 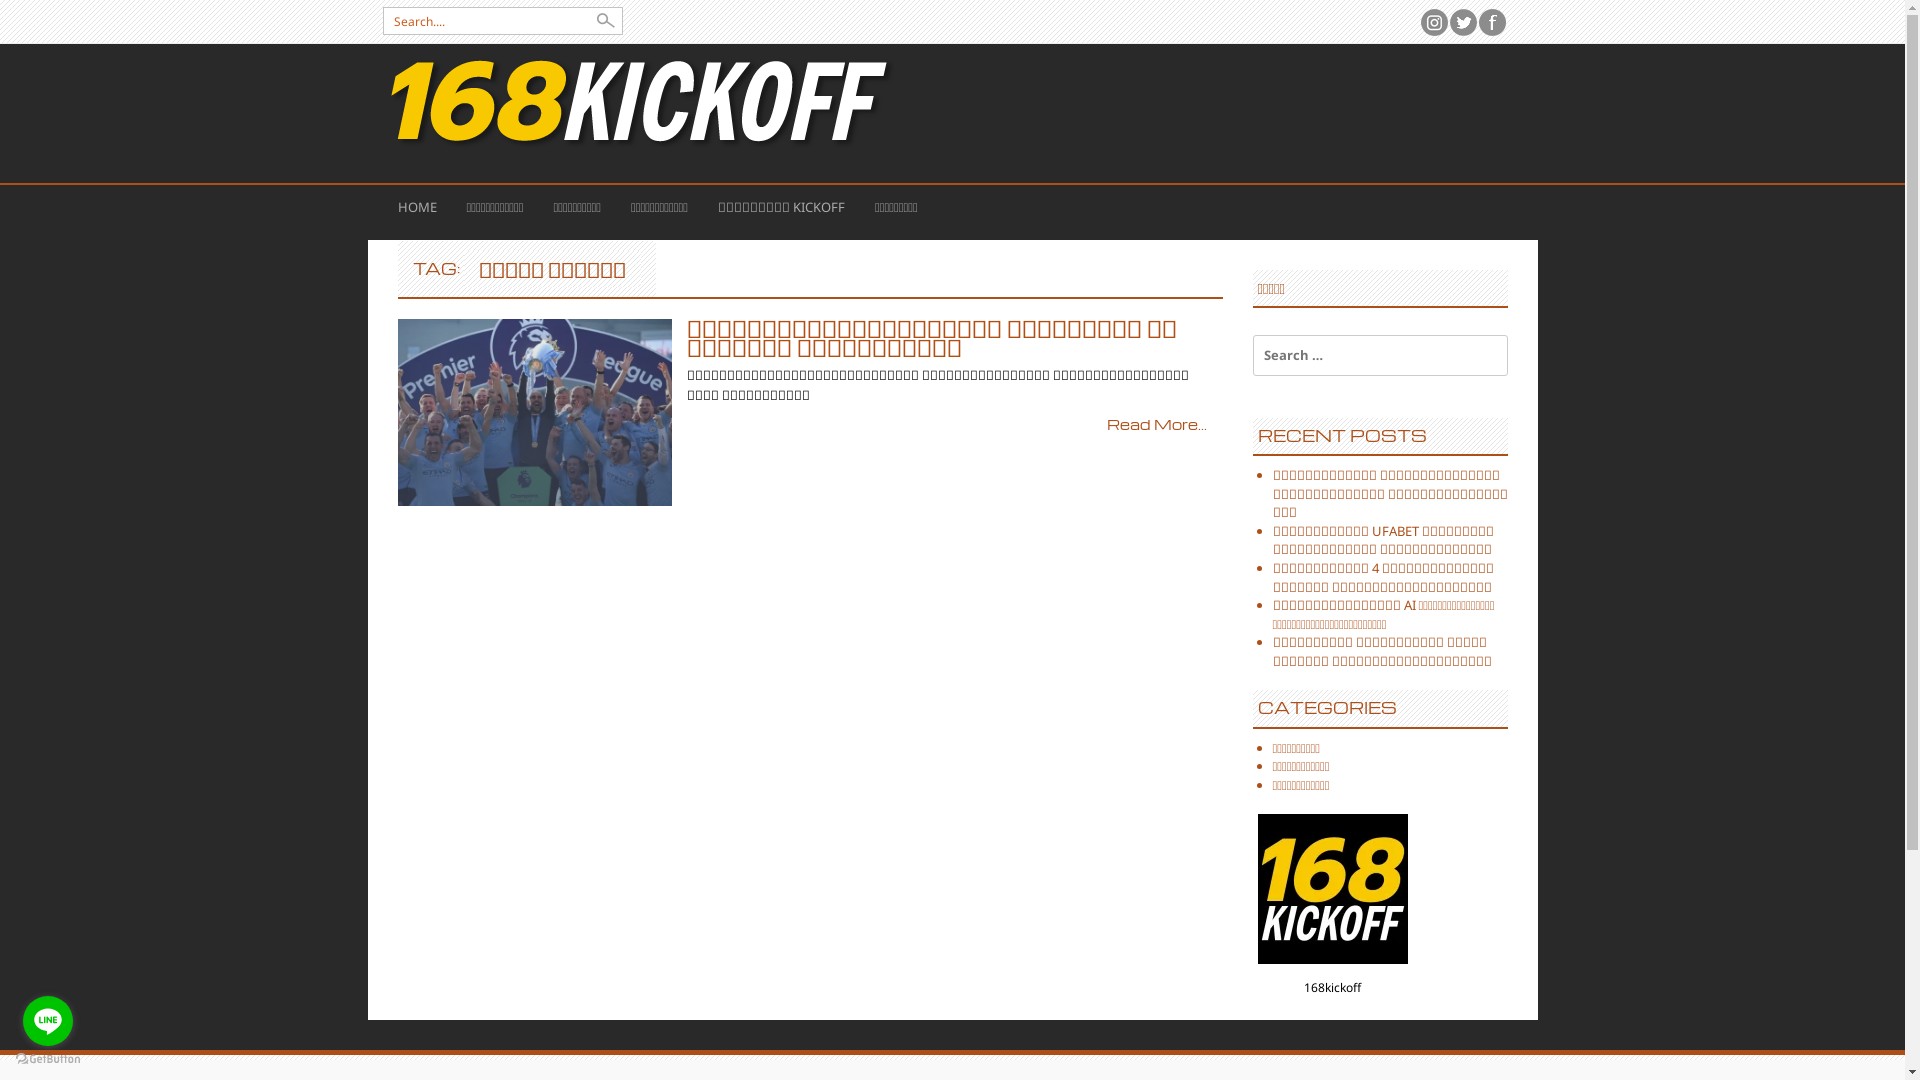 What do you see at coordinates (1106, 423) in the screenshot?
I see `'Read More...'` at bounding box center [1106, 423].